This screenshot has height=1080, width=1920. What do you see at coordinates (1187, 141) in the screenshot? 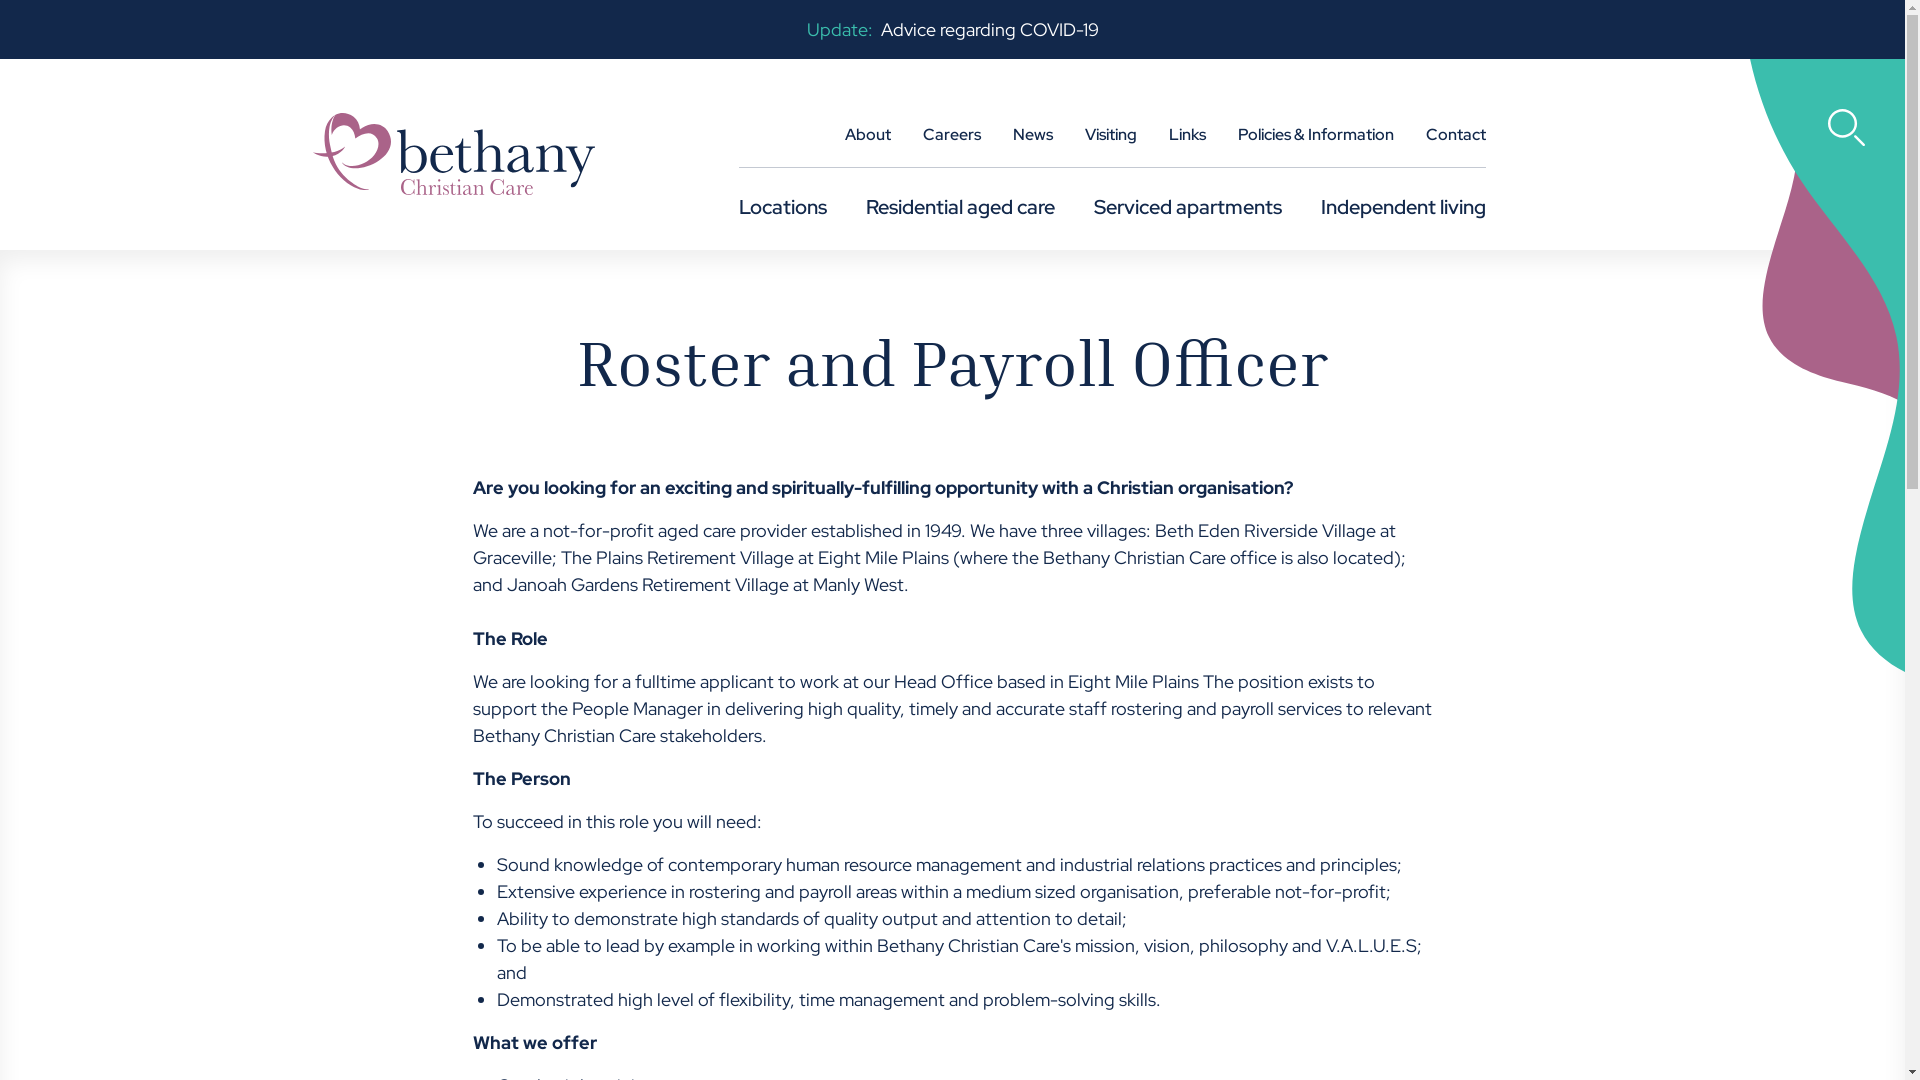
I see `'Links'` at bounding box center [1187, 141].